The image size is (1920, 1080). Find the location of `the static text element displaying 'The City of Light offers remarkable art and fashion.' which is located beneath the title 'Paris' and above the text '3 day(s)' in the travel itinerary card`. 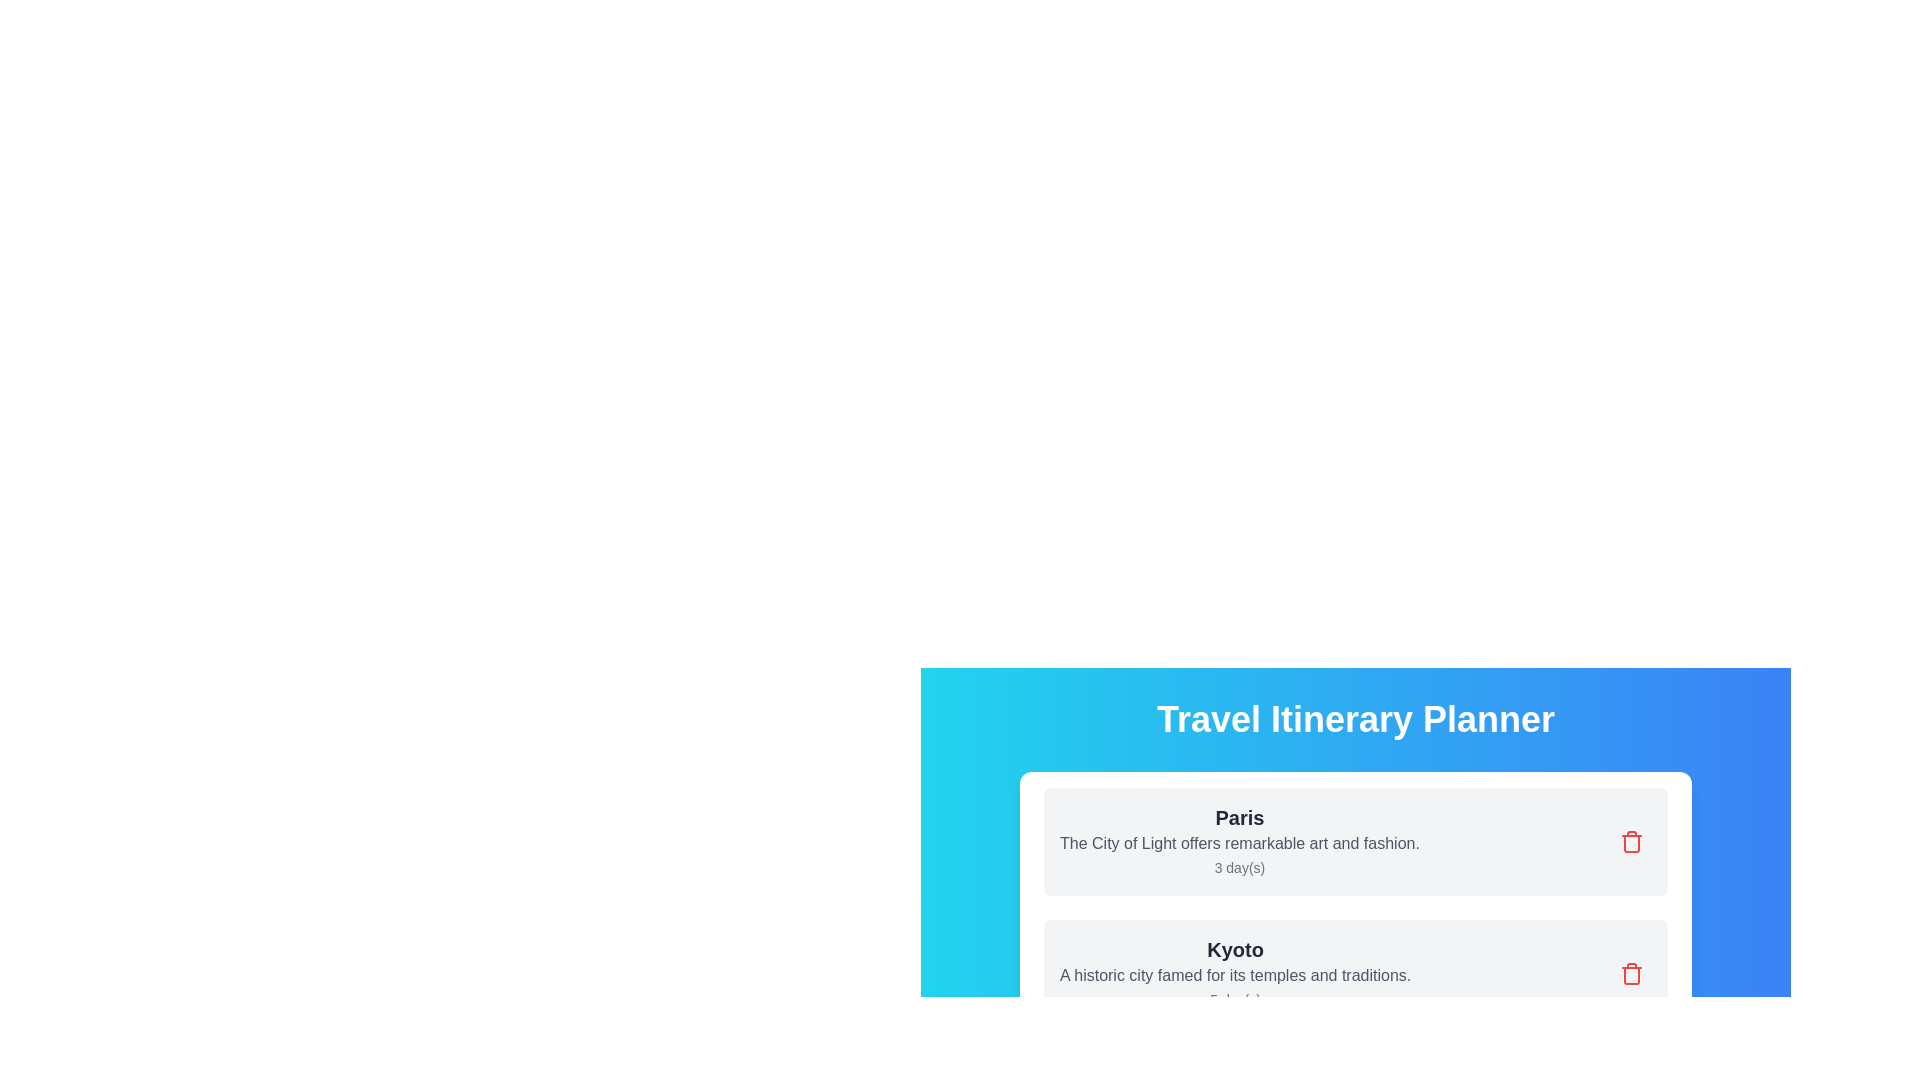

the static text element displaying 'The City of Light offers remarkable art and fashion.' which is located beneath the title 'Paris' and above the text '3 day(s)' in the travel itinerary card is located at coordinates (1238, 844).